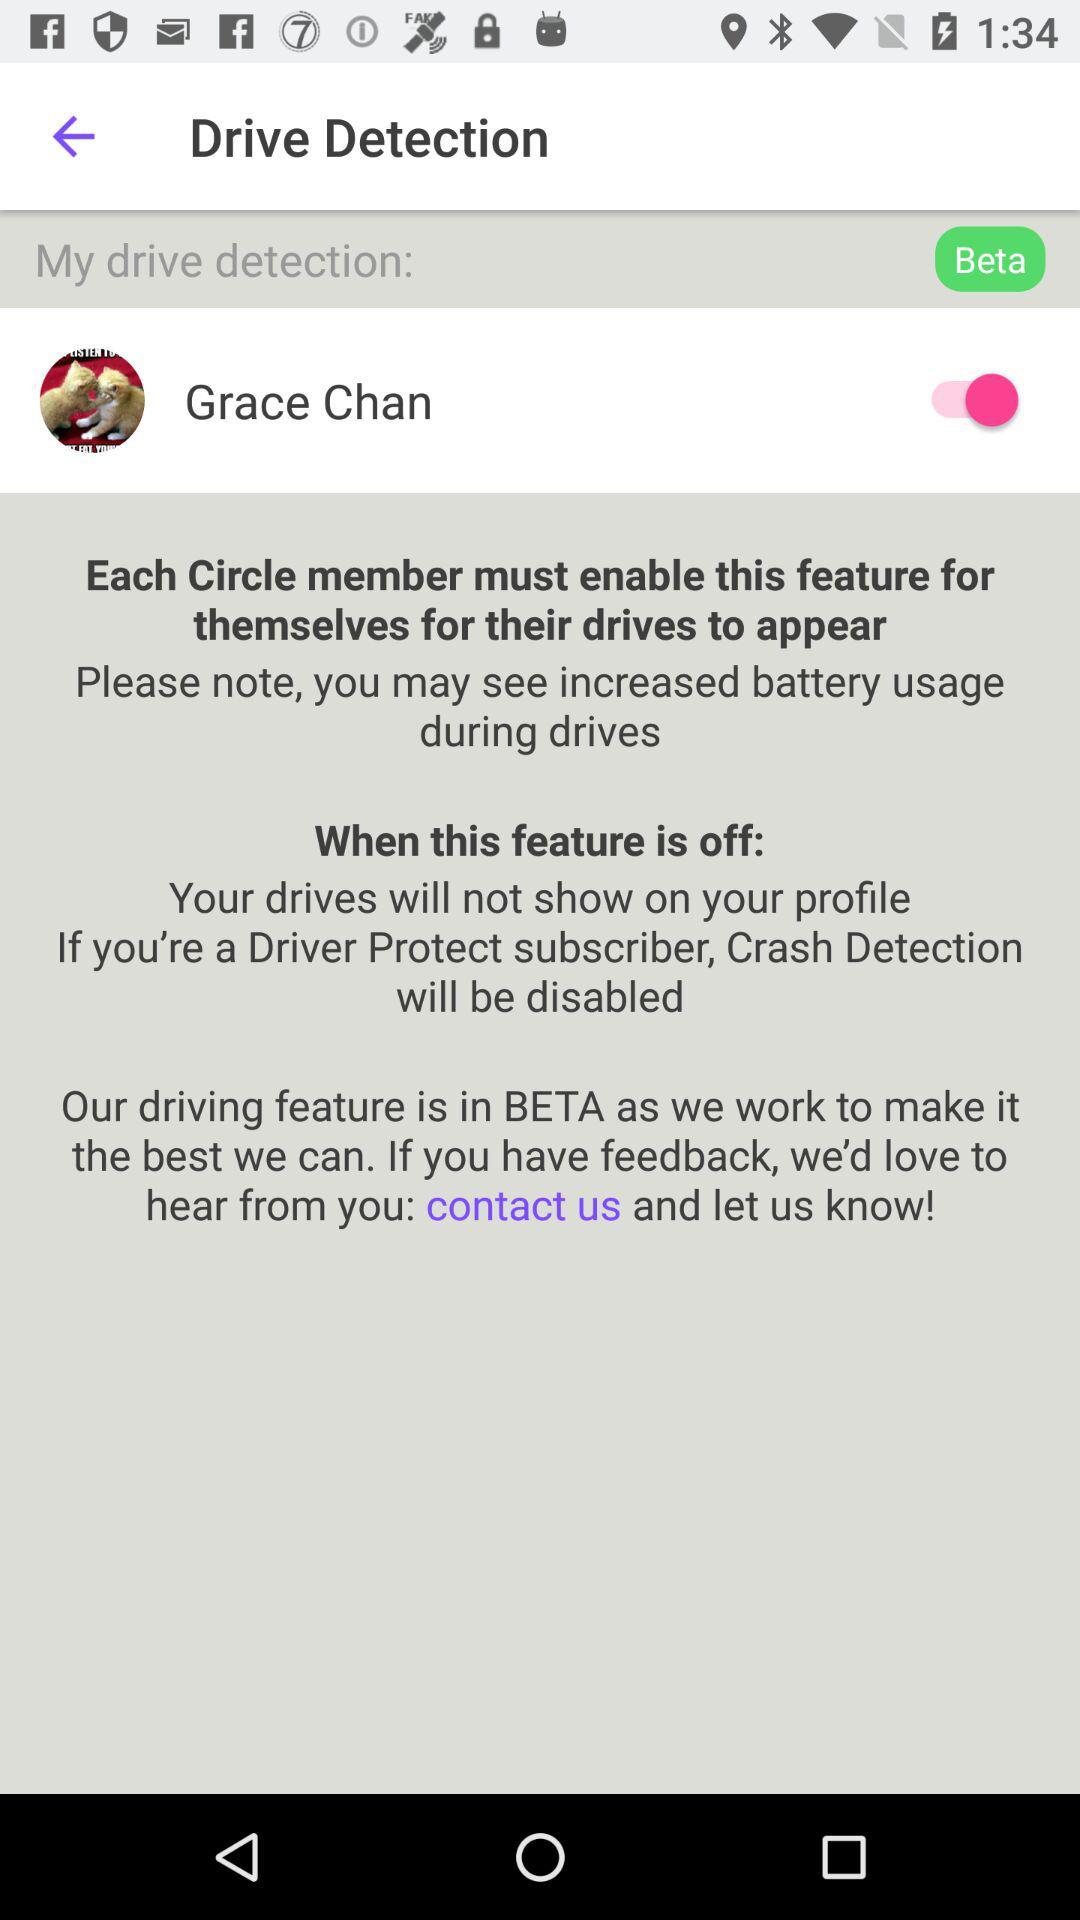 The height and width of the screenshot is (1920, 1080). I want to click on the icon above each circle member icon, so click(964, 400).